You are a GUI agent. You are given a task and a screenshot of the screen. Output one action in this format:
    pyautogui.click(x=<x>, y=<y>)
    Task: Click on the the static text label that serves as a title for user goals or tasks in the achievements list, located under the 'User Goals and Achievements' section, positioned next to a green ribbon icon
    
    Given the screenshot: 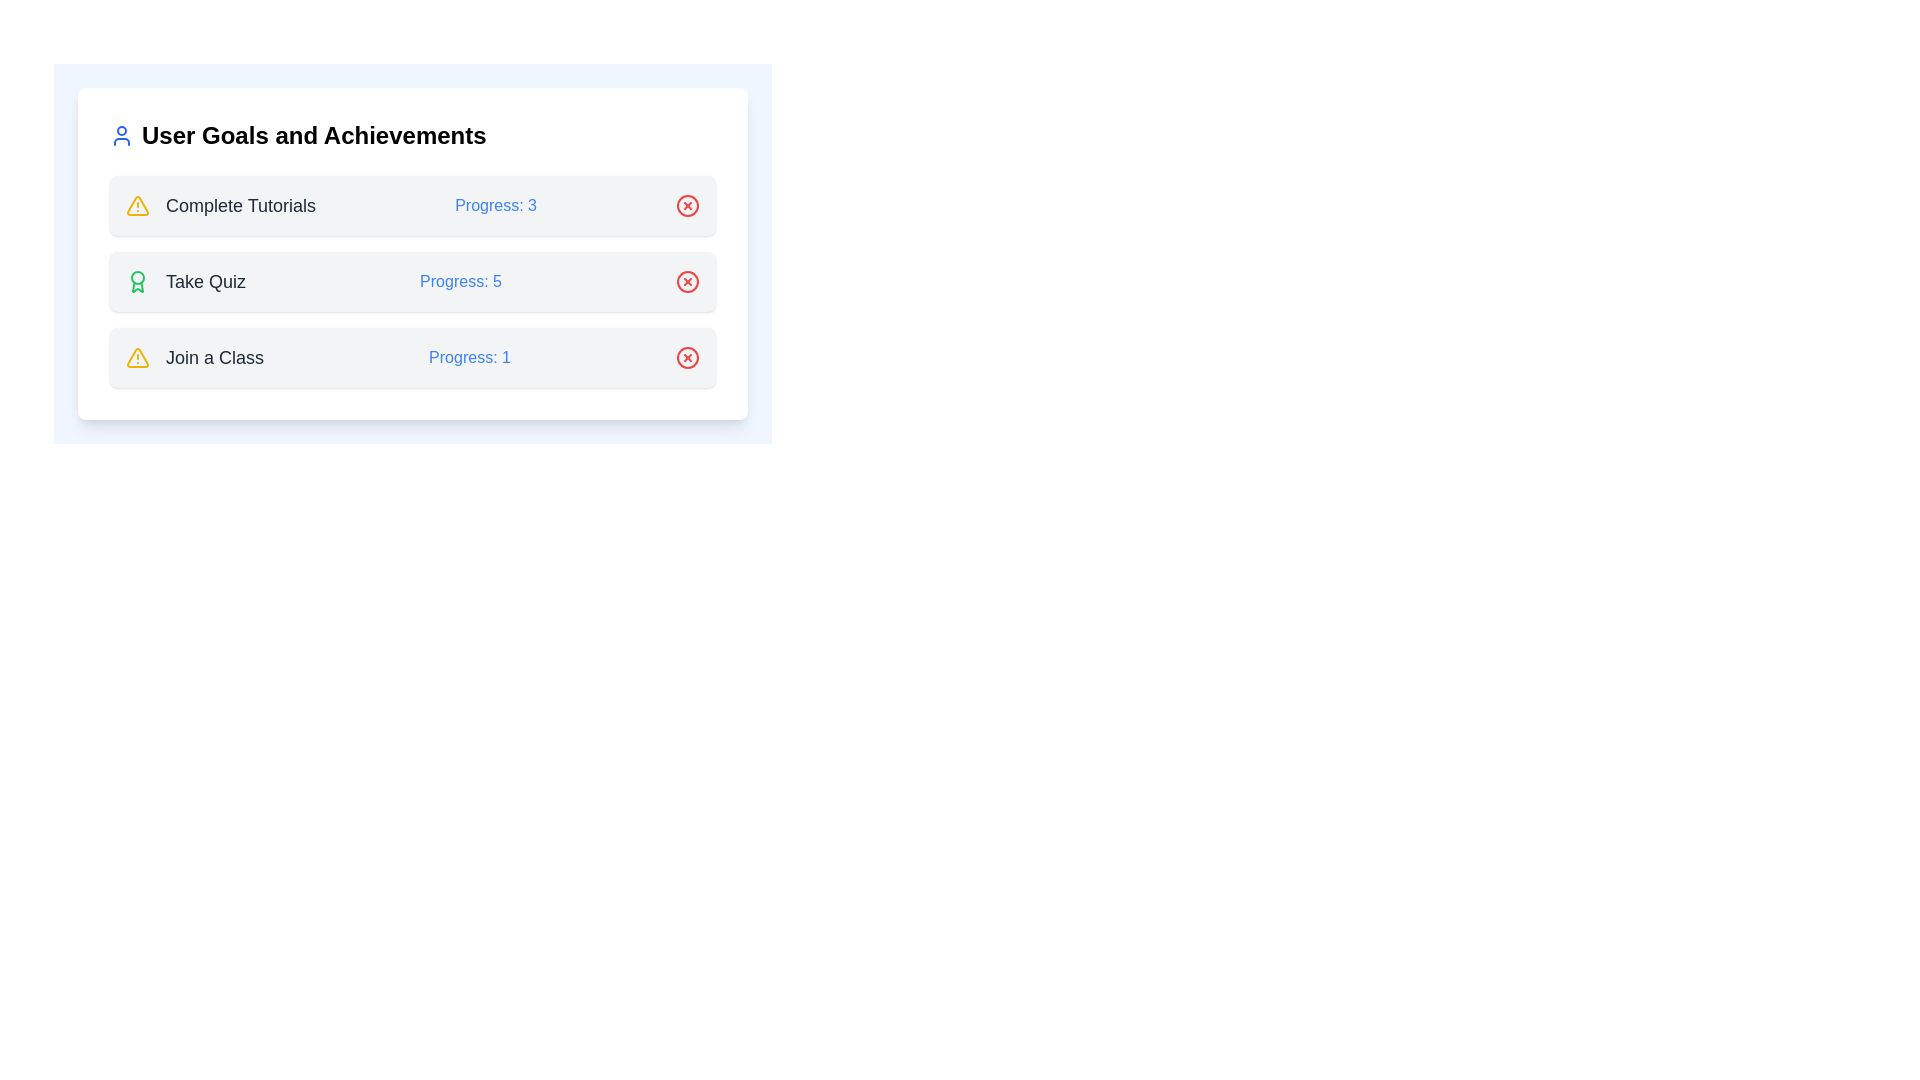 What is the action you would take?
    pyautogui.click(x=206, y=281)
    